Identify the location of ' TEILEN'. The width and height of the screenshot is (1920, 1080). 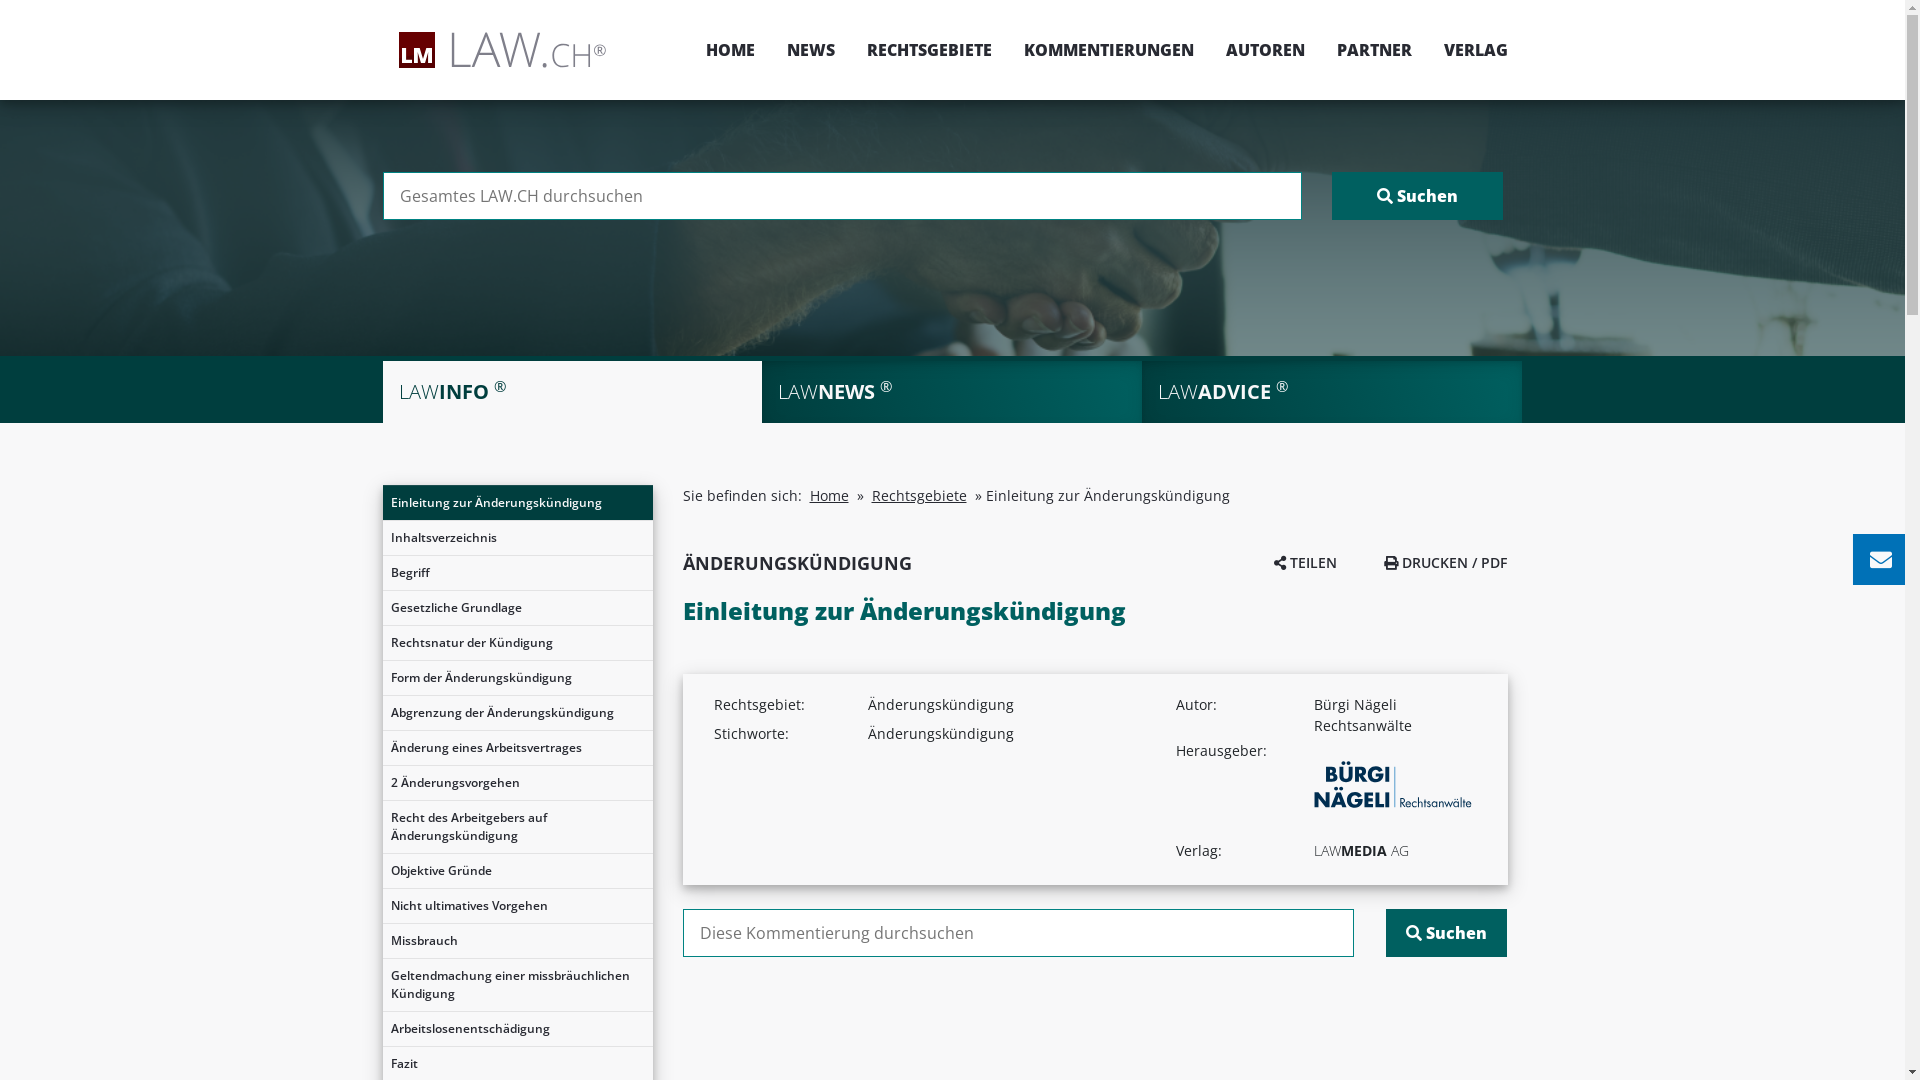
(1305, 562).